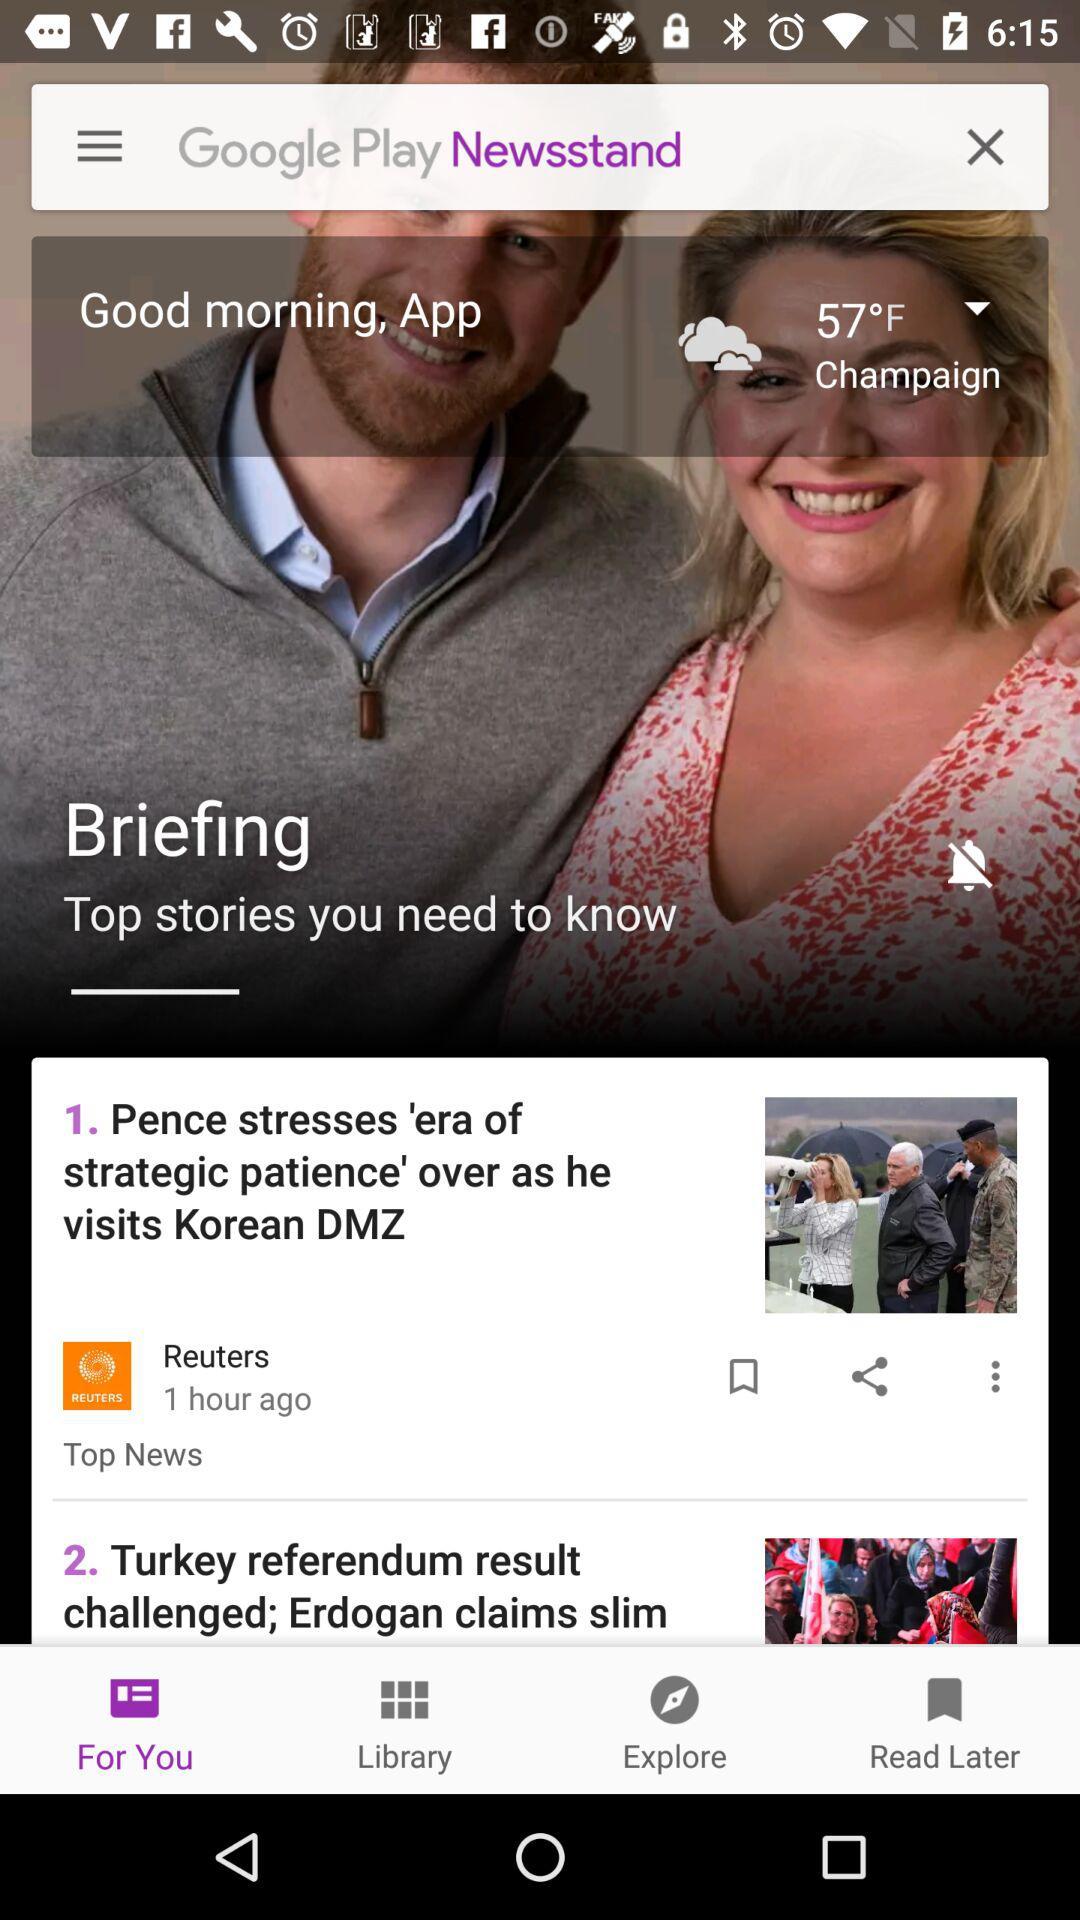 The image size is (1080, 1920). I want to click on item next to briefing item, so click(960, 864).